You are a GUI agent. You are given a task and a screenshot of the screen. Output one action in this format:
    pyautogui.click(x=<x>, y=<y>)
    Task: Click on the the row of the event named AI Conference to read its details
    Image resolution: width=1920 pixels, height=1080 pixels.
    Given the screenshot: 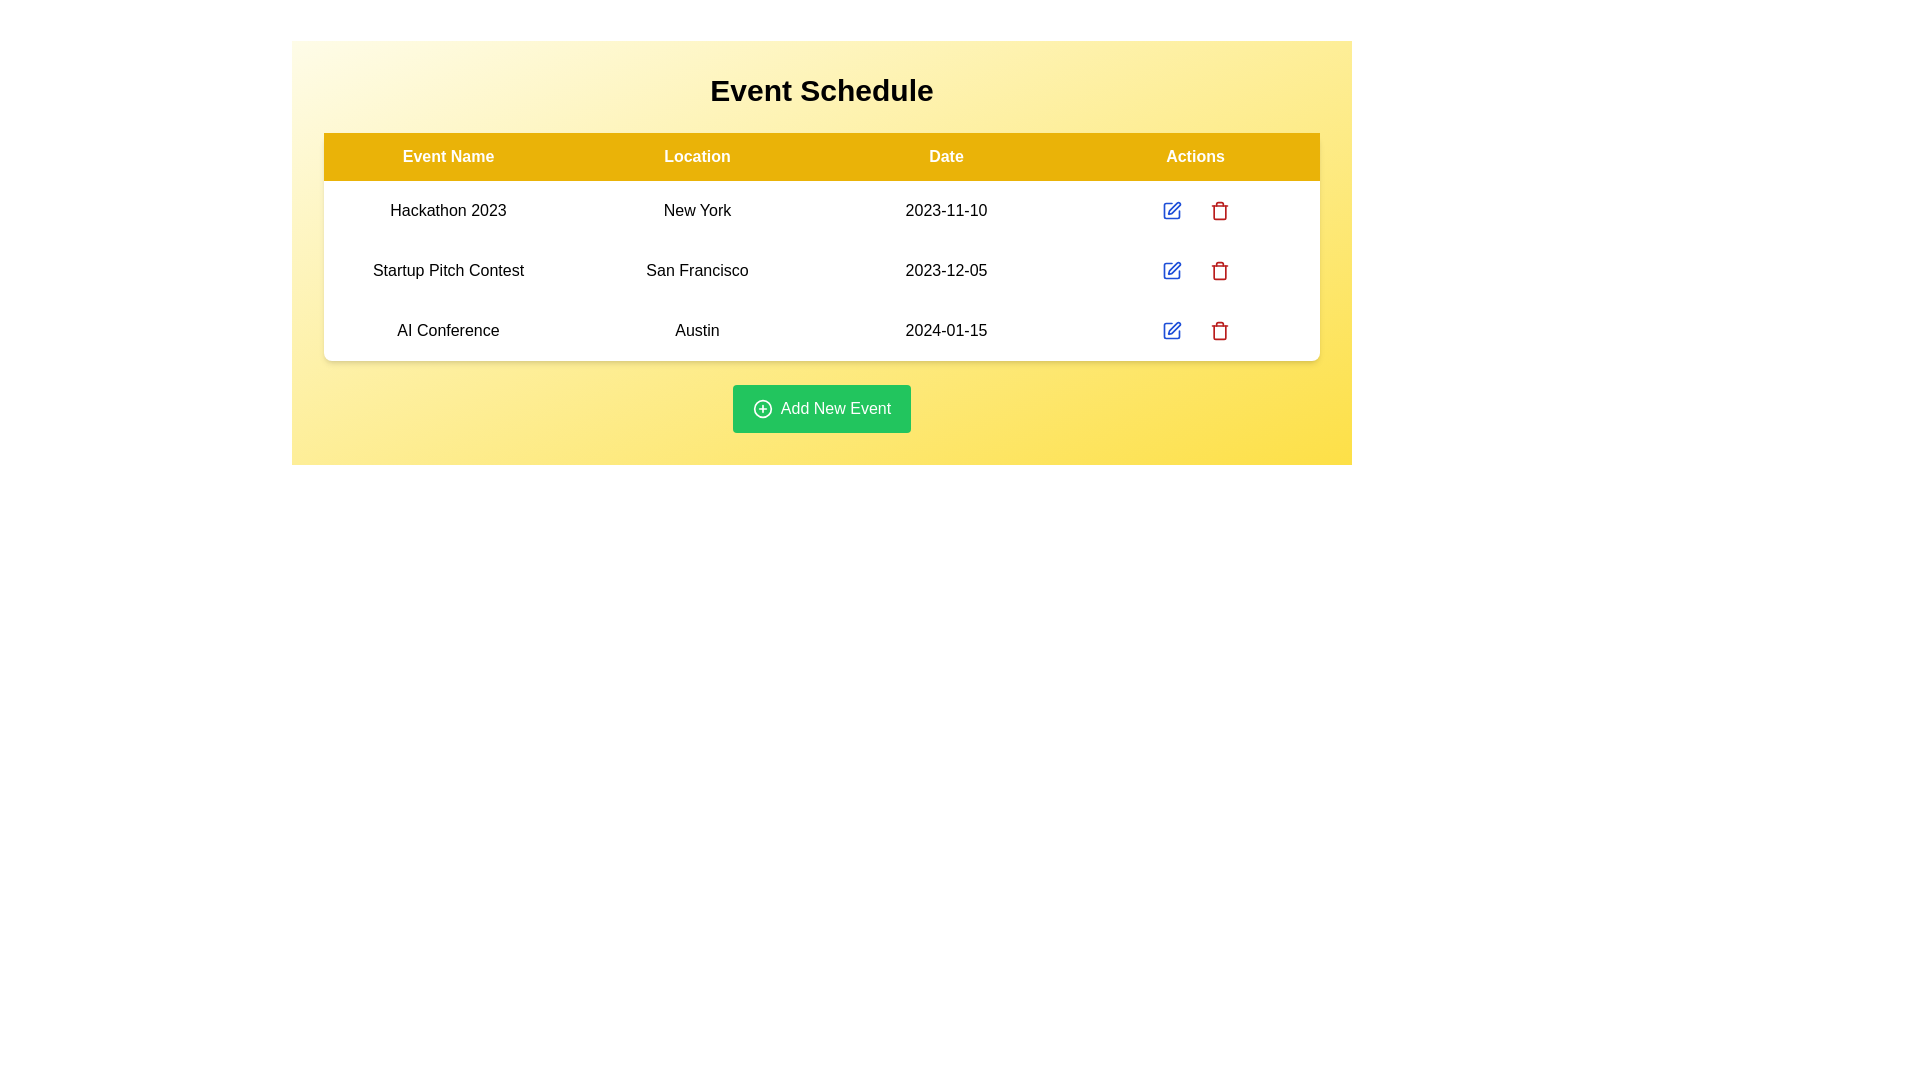 What is the action you would take?
    pyautogui.click(x=447, y=330)
    